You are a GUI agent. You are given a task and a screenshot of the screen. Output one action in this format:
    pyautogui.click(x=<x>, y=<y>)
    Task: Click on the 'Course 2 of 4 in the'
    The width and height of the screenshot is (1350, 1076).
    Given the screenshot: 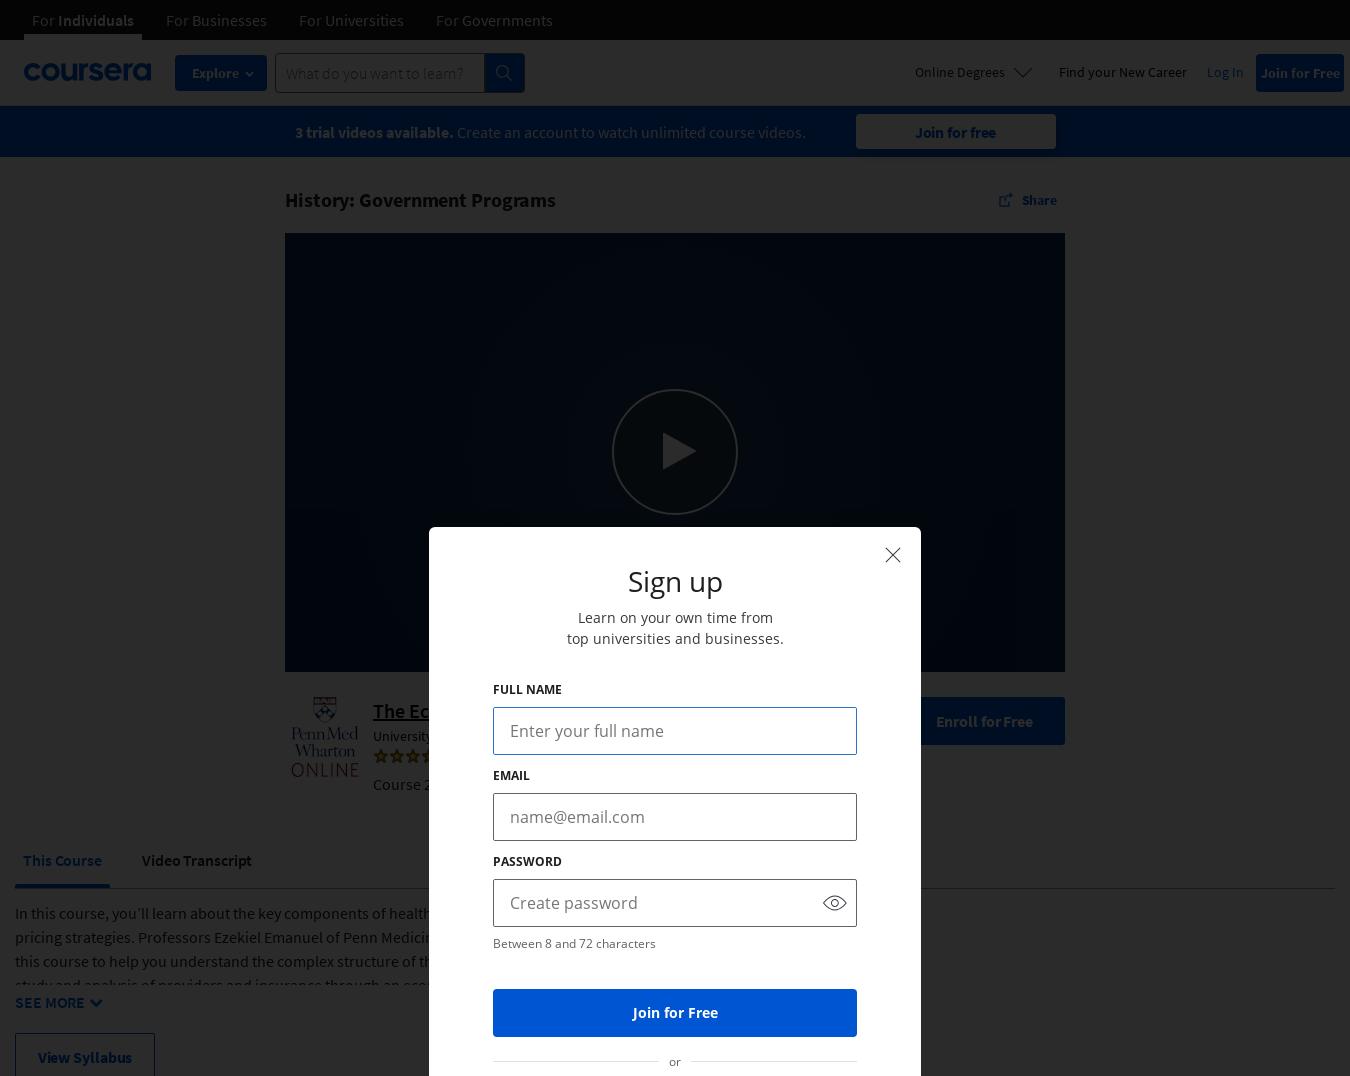 What is the action you would take?
    pyautogui.click(x=438, y=783)
    